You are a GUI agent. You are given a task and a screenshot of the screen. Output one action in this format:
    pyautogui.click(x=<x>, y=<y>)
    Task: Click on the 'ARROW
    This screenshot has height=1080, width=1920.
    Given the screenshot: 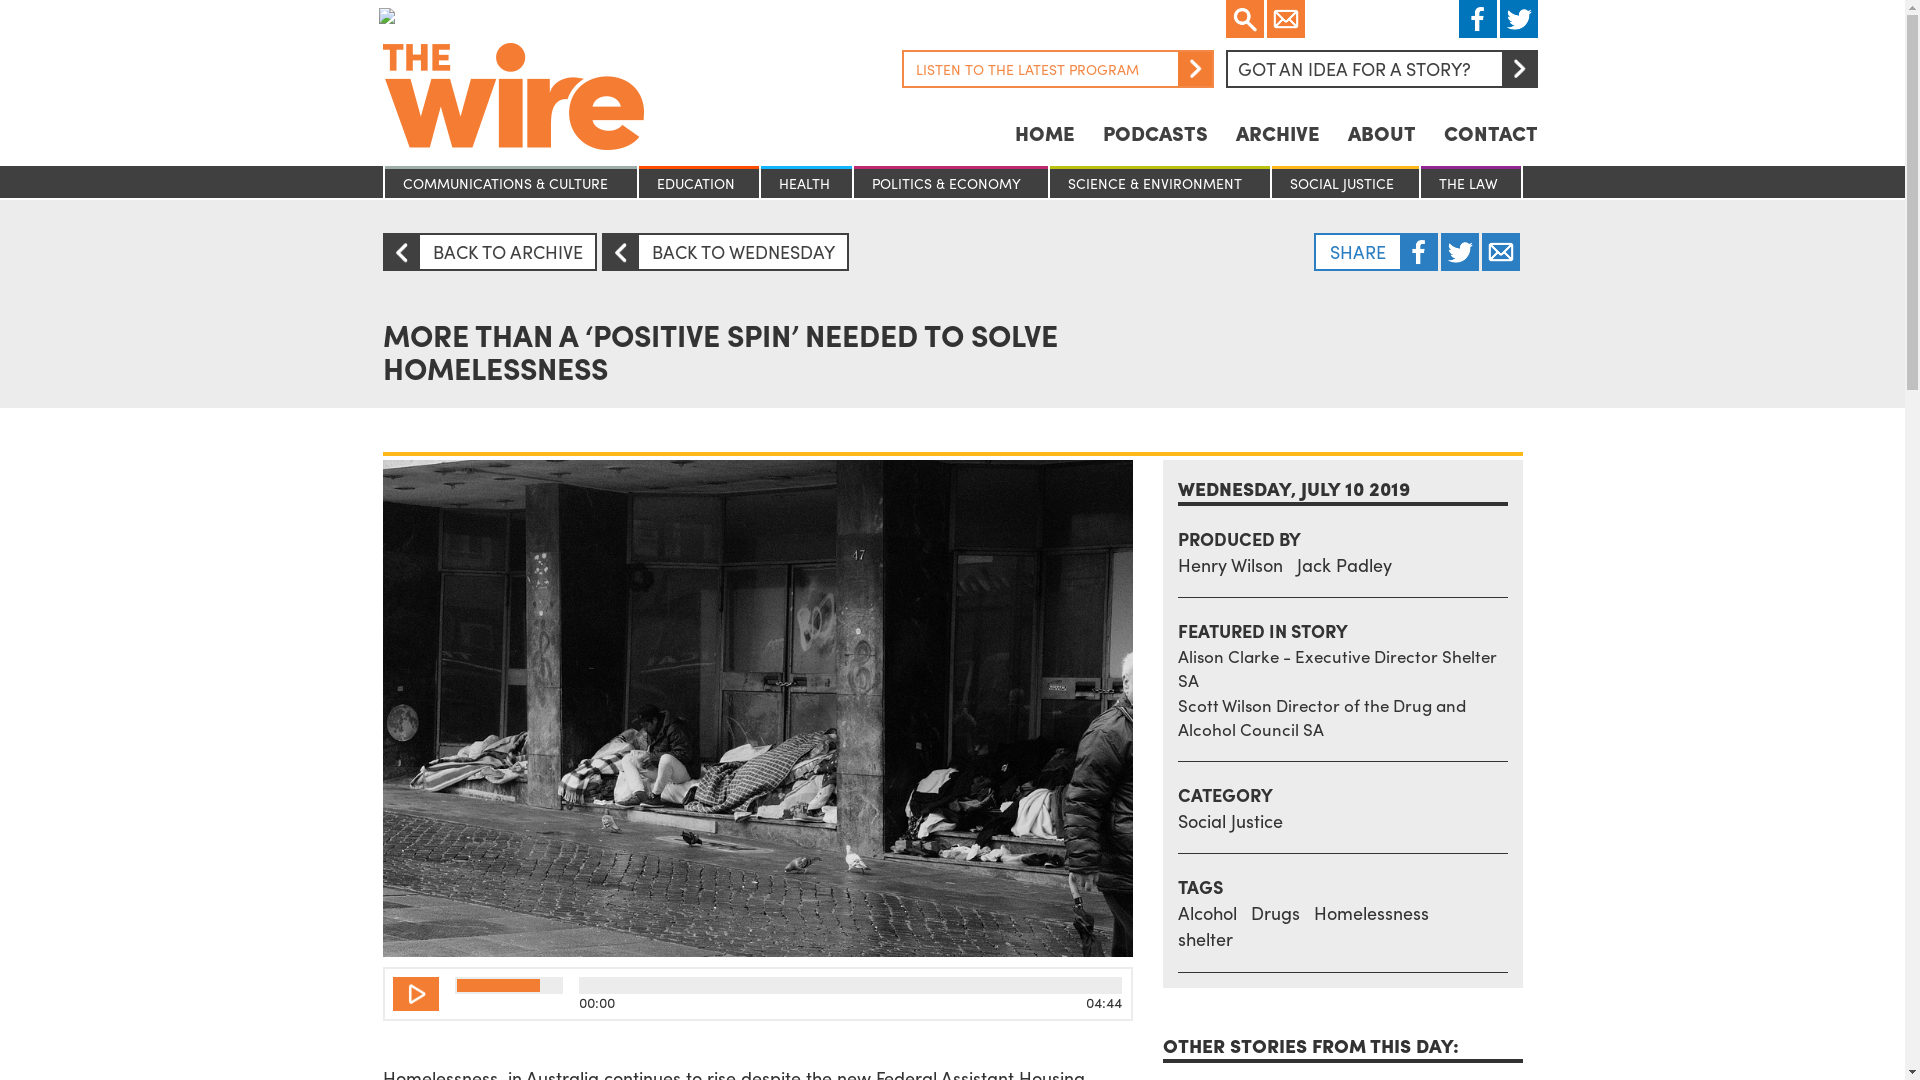 What is the action you would take?
    pyautogui.click(x=489, y=250)
    